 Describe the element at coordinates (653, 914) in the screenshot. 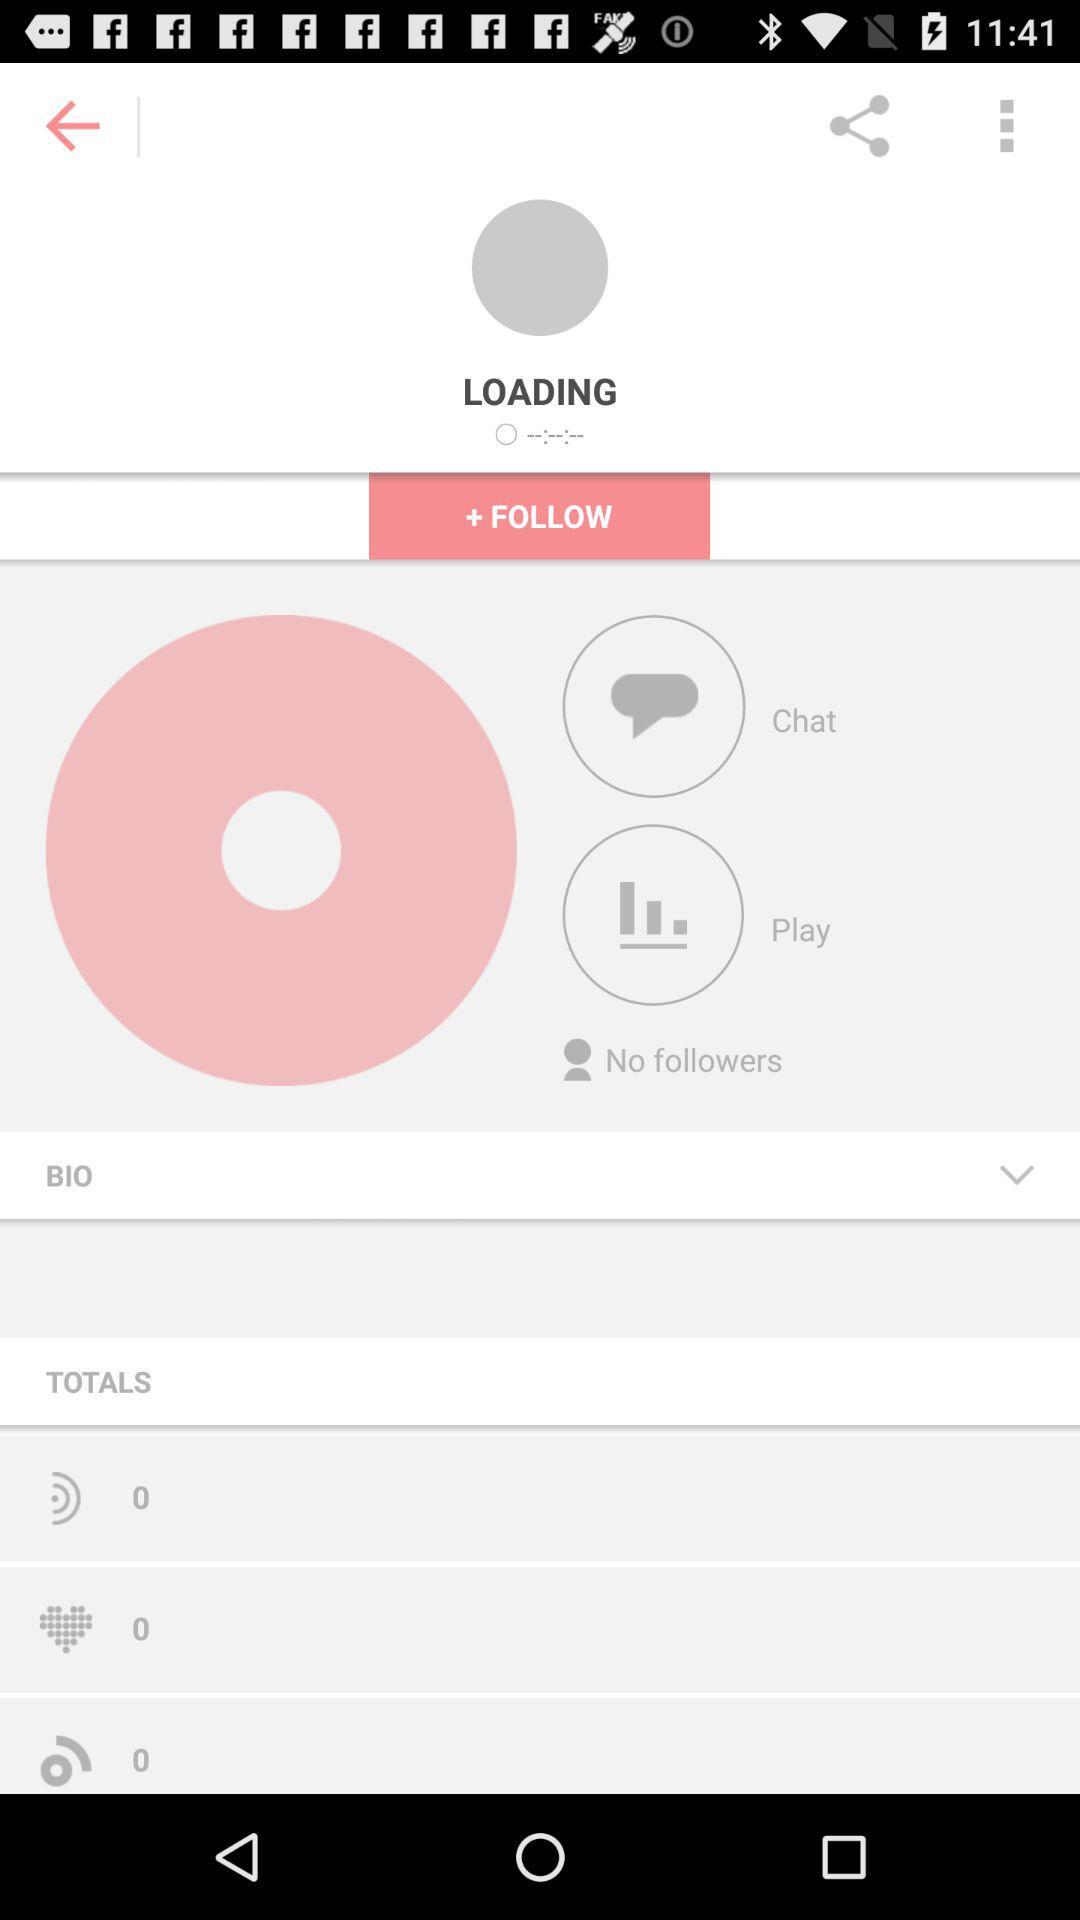

I see `icon next to the play item` at that location.